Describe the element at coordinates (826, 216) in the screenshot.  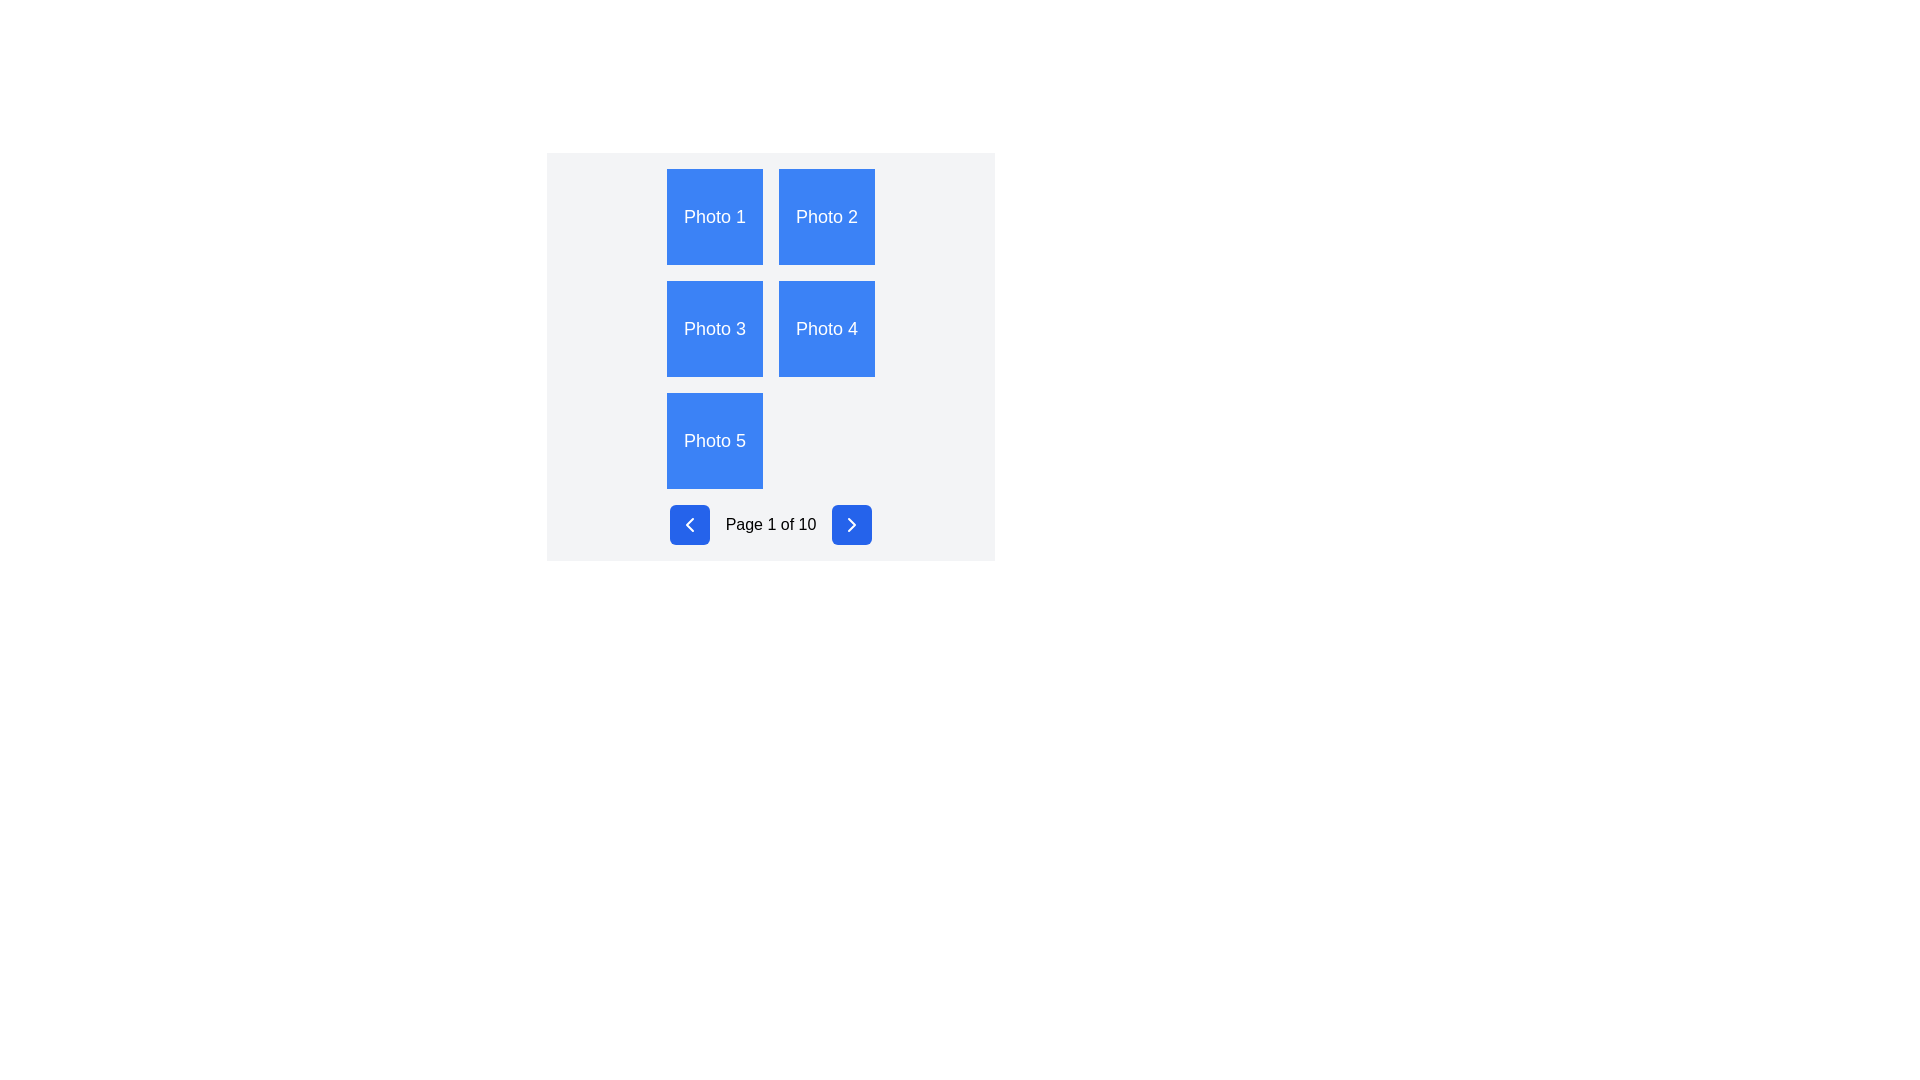
I see `the static text label labeled 'Photo 2' in the top row, second column of the grid layout` at that location.